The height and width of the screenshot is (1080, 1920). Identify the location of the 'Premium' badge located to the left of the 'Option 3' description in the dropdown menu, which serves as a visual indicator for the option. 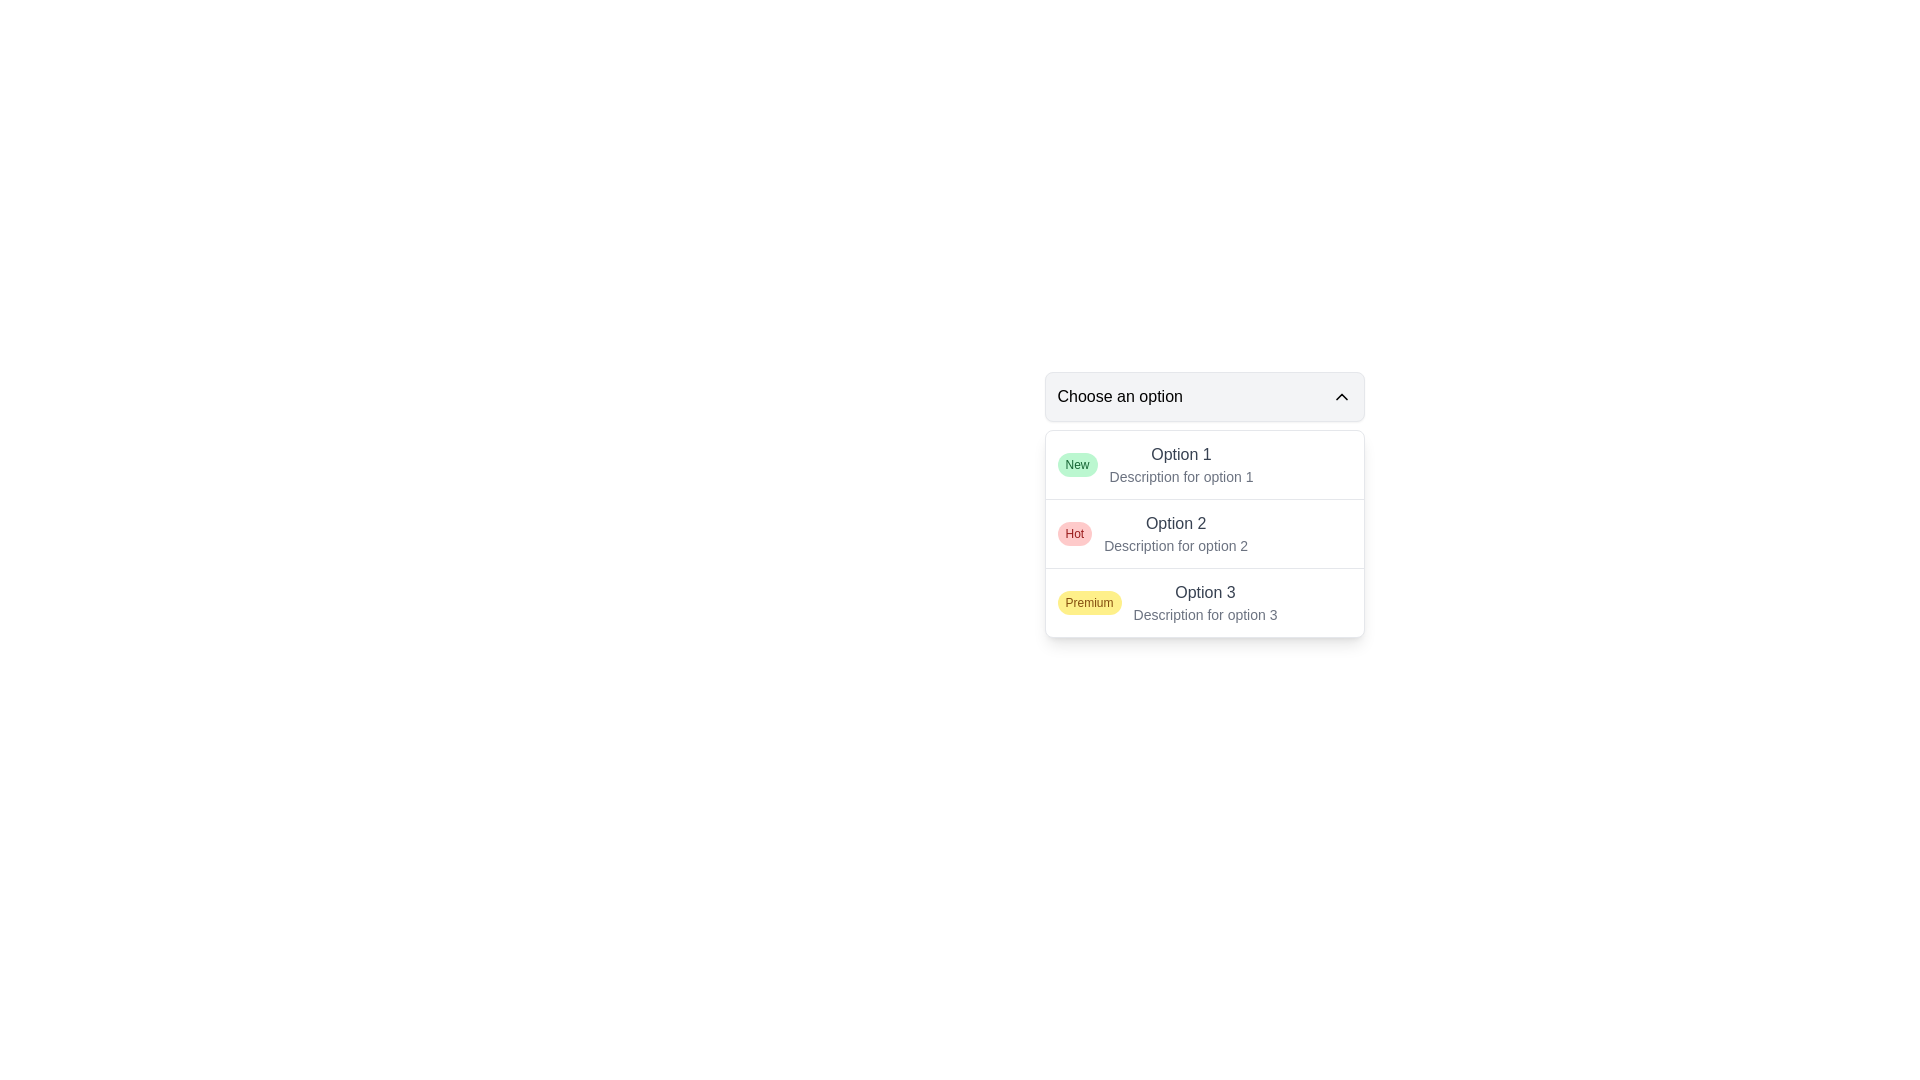
(1088, 601).